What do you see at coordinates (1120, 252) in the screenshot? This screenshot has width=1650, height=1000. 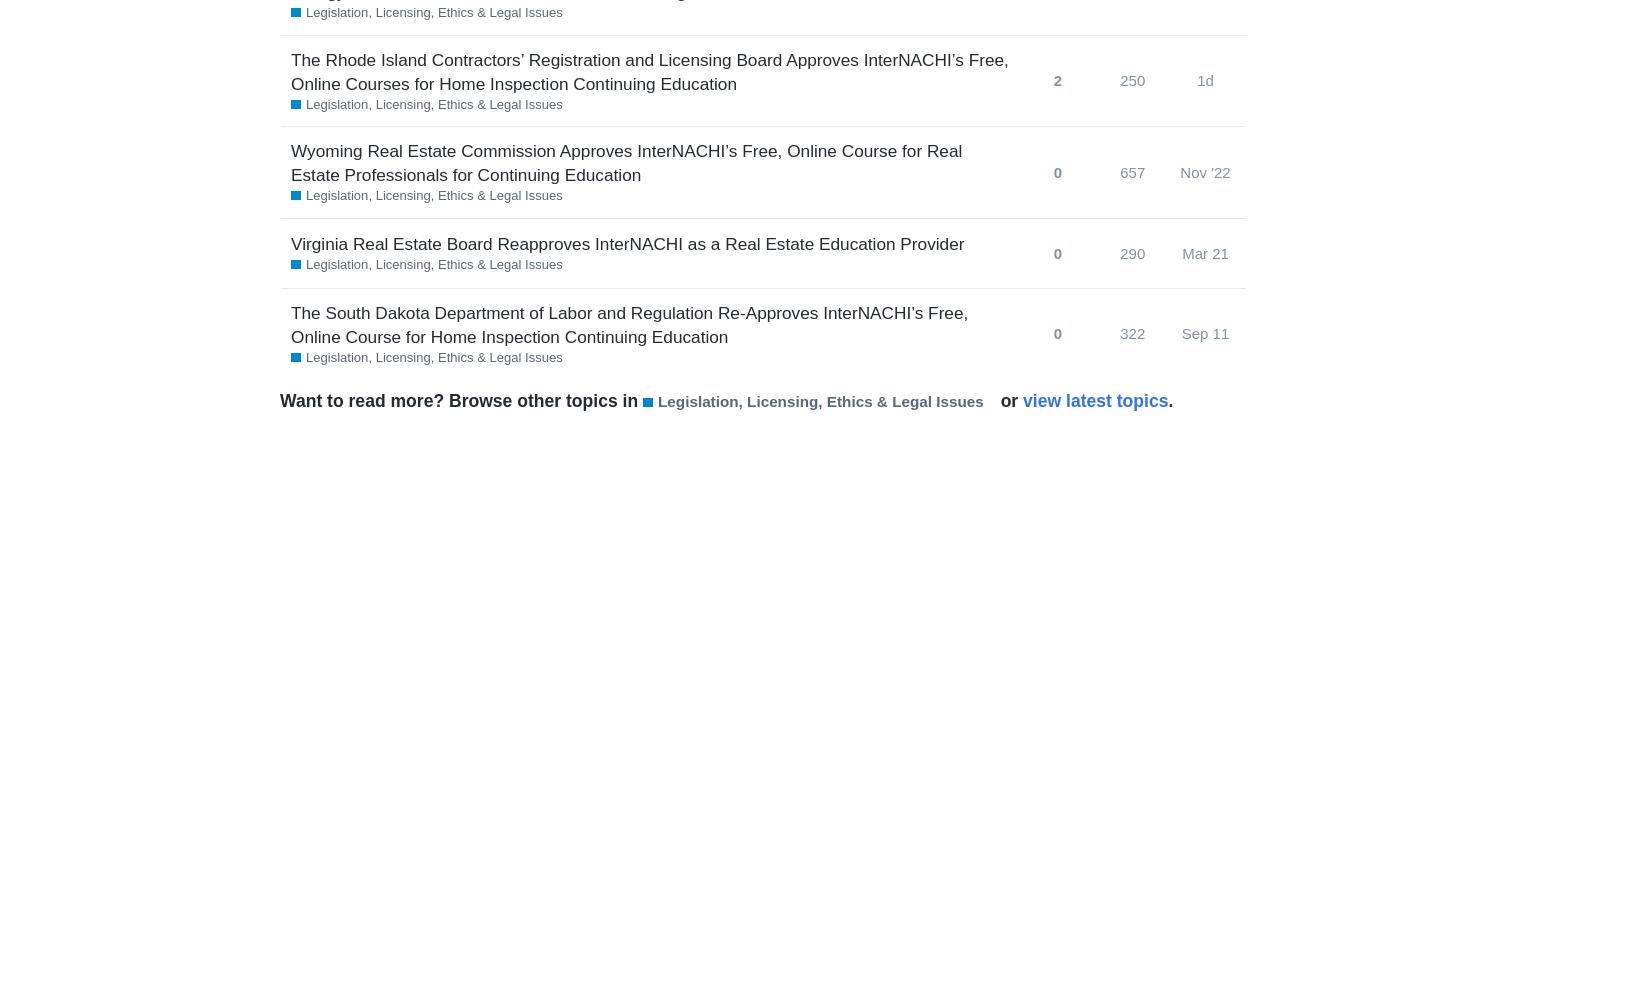 I see `'290'` at bounding box center [1120, 252].